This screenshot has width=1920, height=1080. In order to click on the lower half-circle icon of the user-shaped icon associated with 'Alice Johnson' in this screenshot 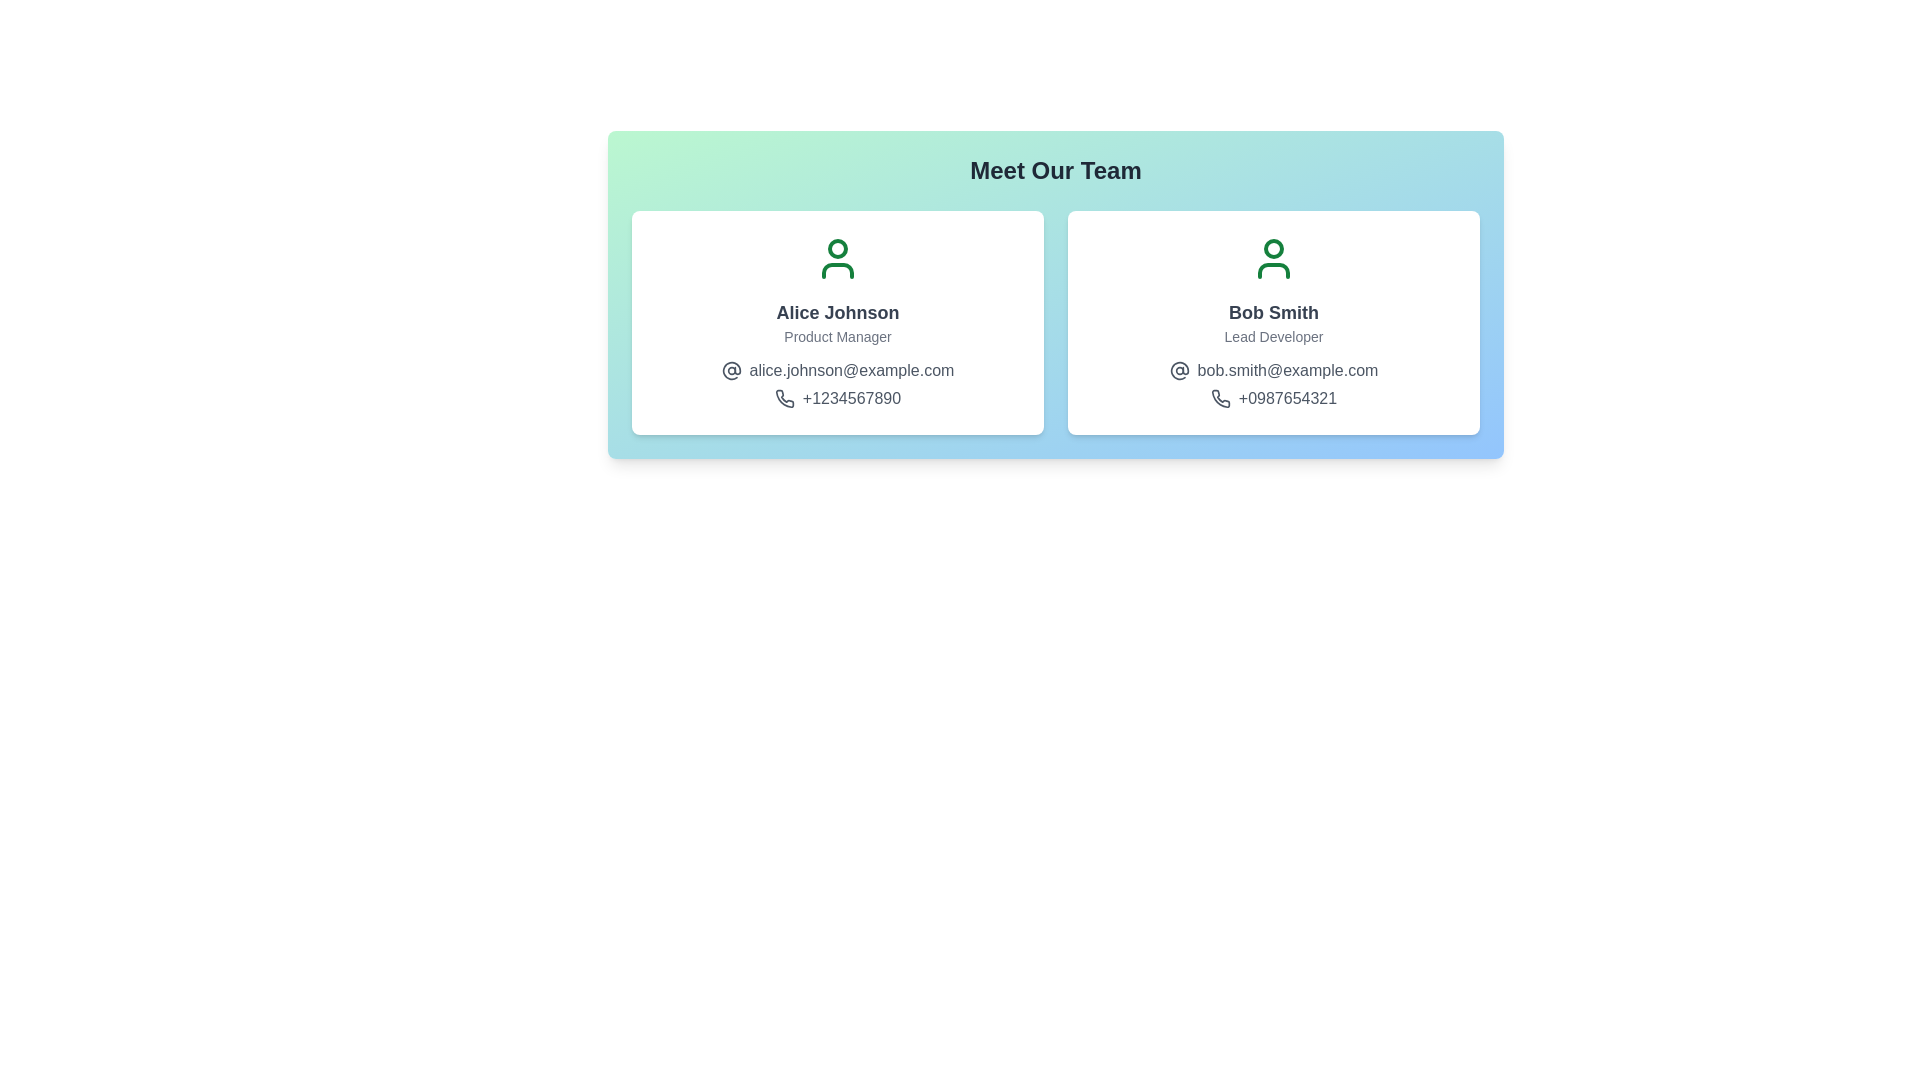, I will do `click(838, 270)`.